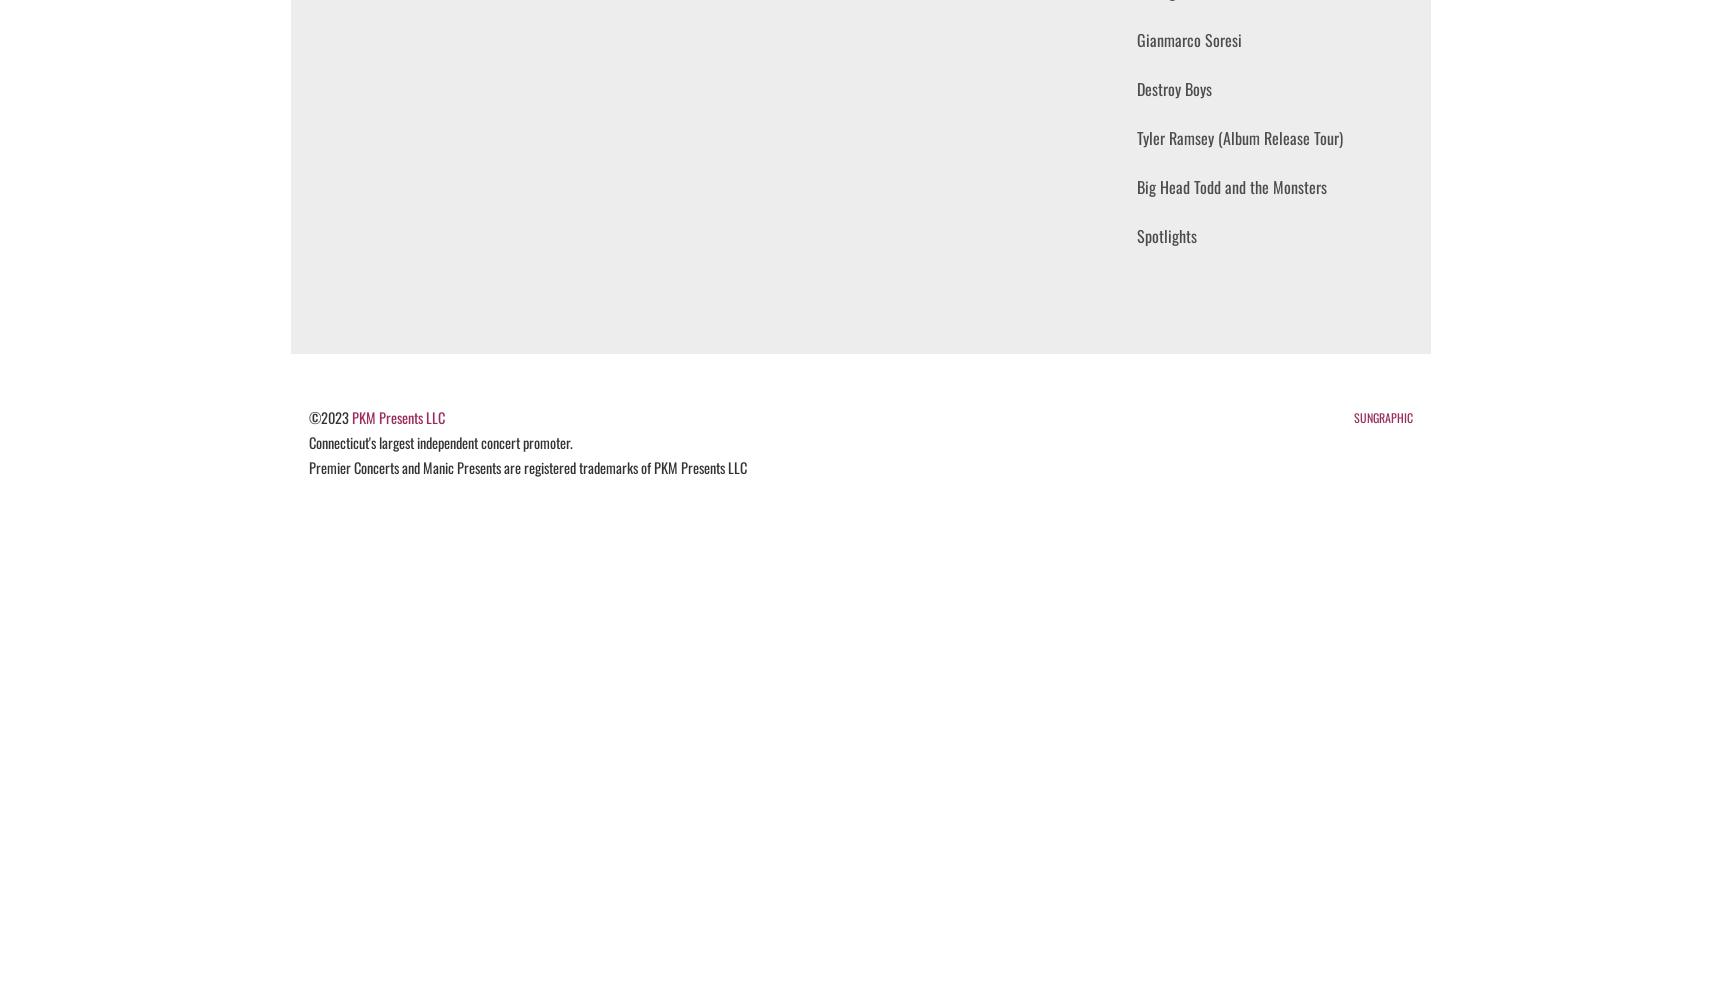 The image size is (1721, 1000). I want to click on 'Big Head Todd and the Monsters', so click(1230, 187).